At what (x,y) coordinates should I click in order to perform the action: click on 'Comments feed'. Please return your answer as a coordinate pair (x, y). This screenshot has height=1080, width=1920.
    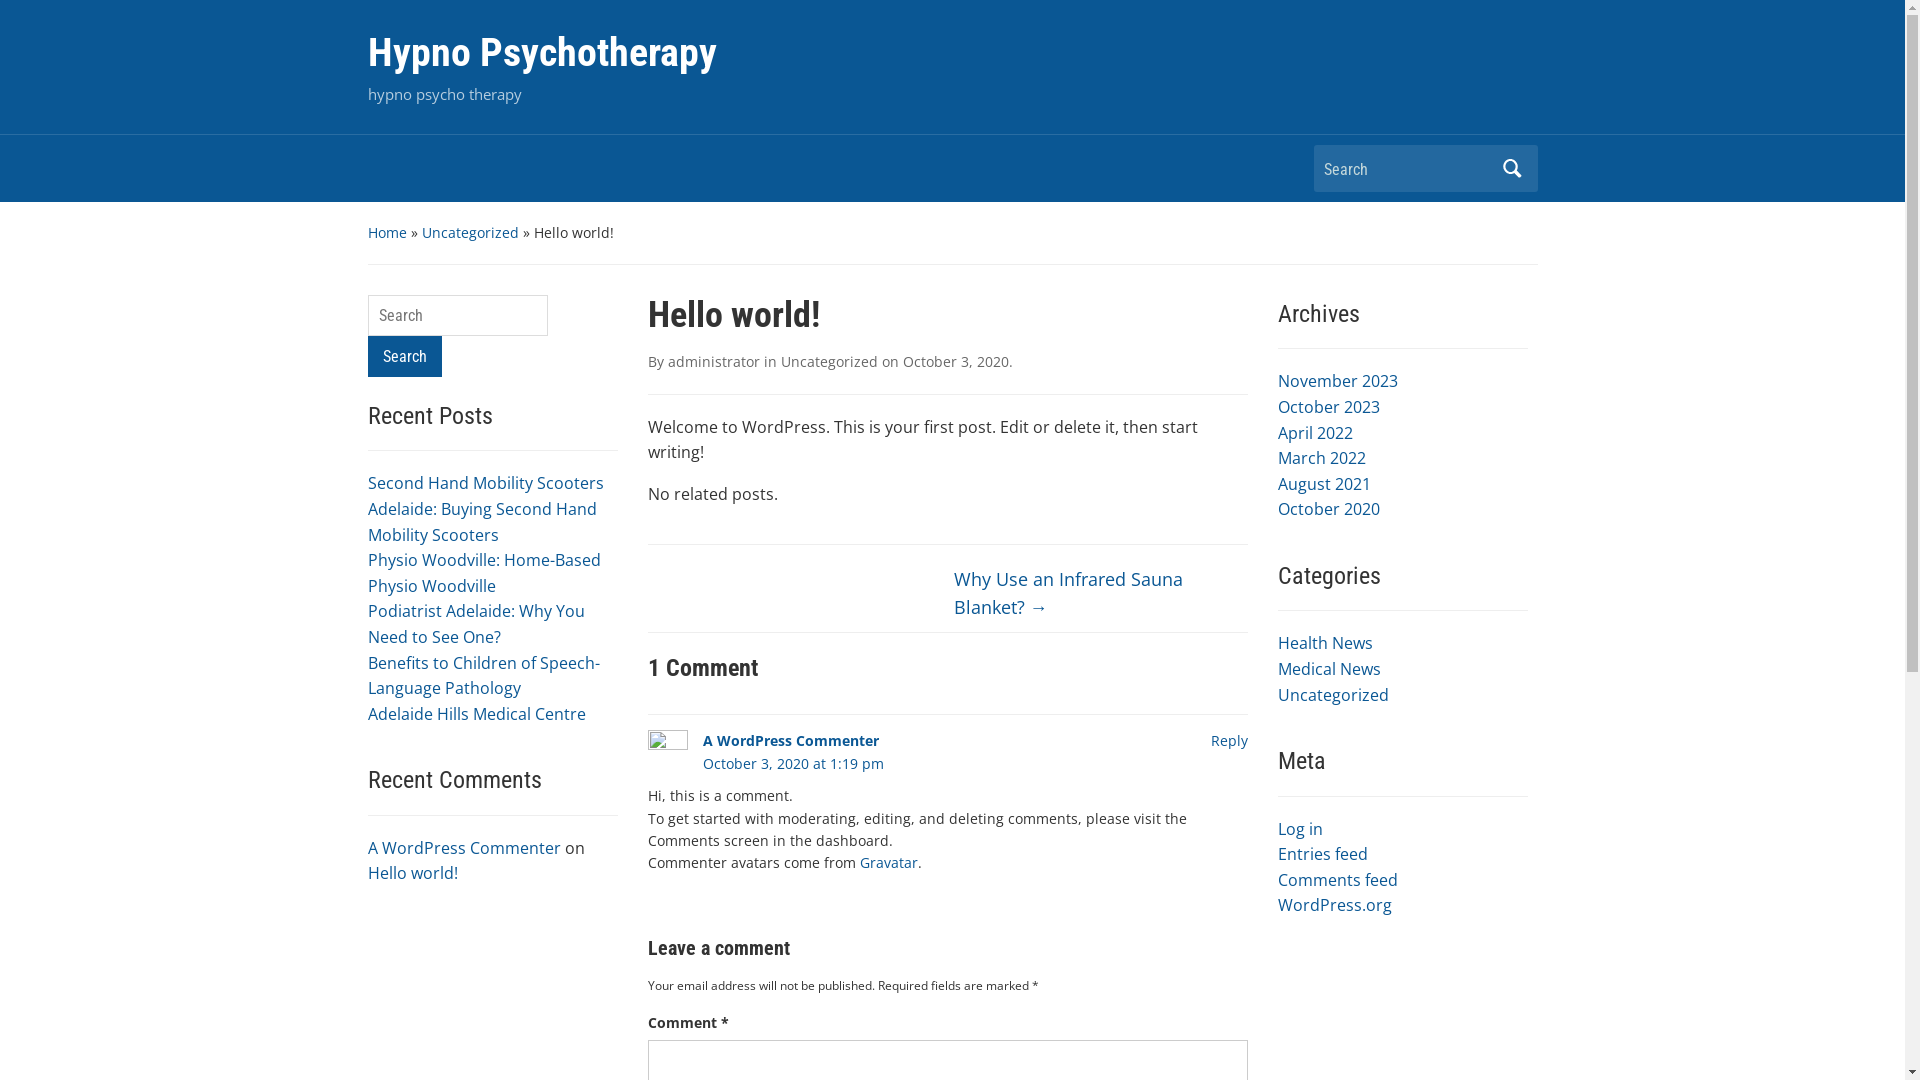
    Looking at the image, I should click on (1338, 878).